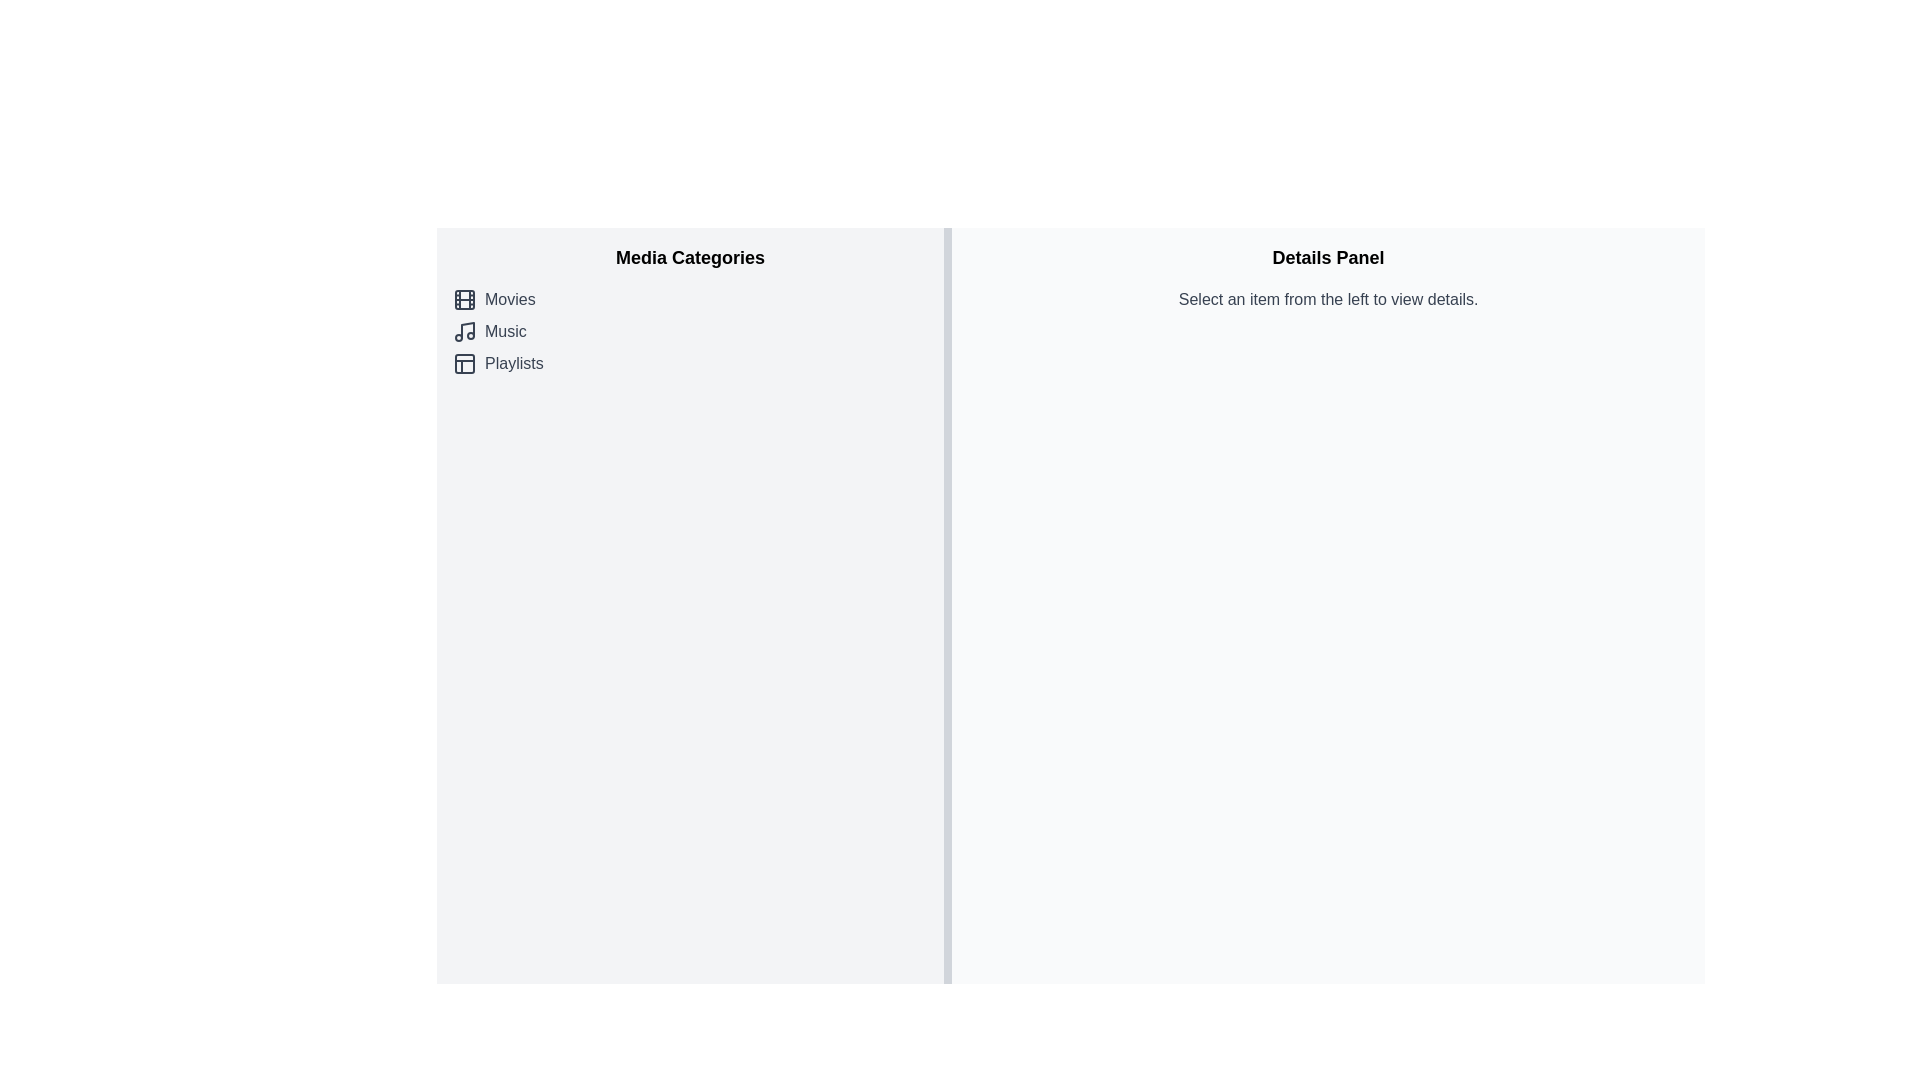 The height and width of the screenshot is (1080, 1920). What do you see at coordinates (464, 330) in the screenshot?
I see `the musical note icon` at bounding box center [464, 330].